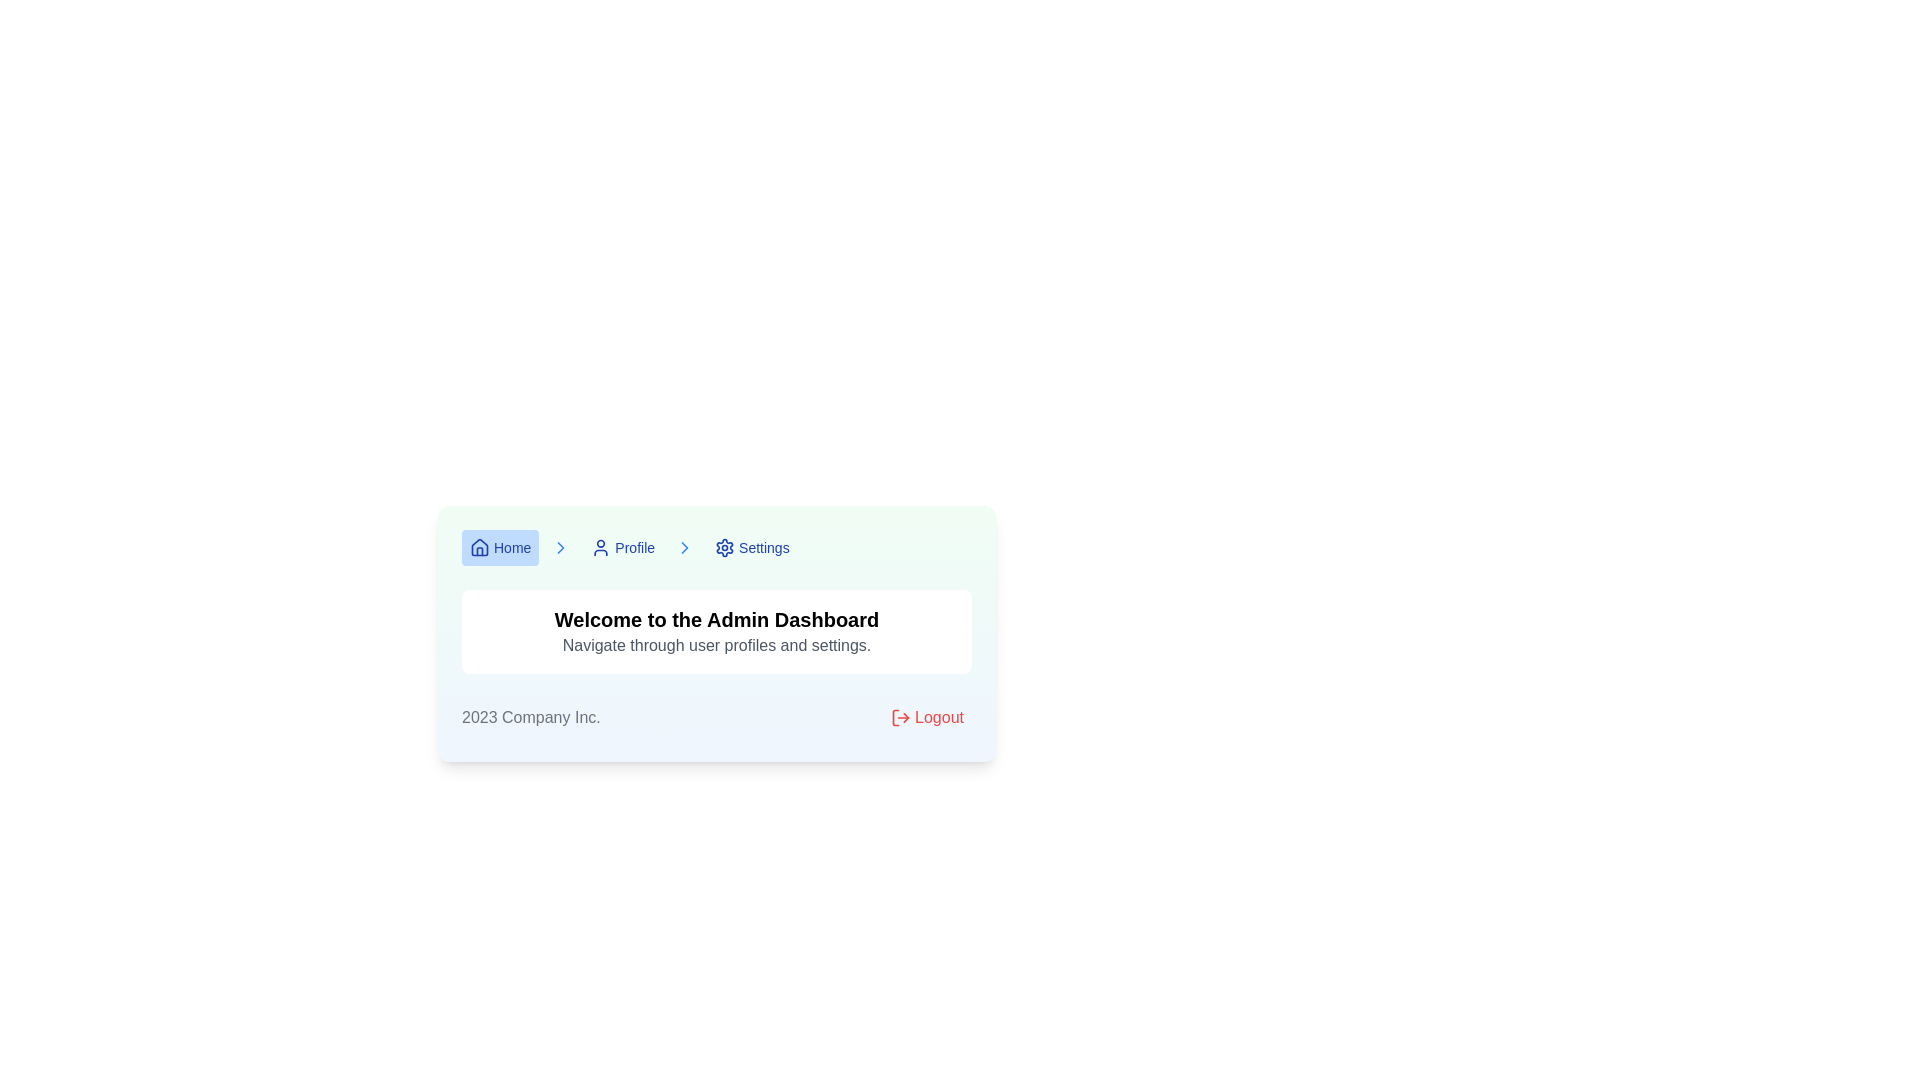 Image resolution: width=1920 pixels, height=1080 pixels. I want to click on text content displaying the phrase 'Navigate through user profiles and settings.' which is positioned below the title 'Welcome to the Admin Dashboard.', so click(716, 645).